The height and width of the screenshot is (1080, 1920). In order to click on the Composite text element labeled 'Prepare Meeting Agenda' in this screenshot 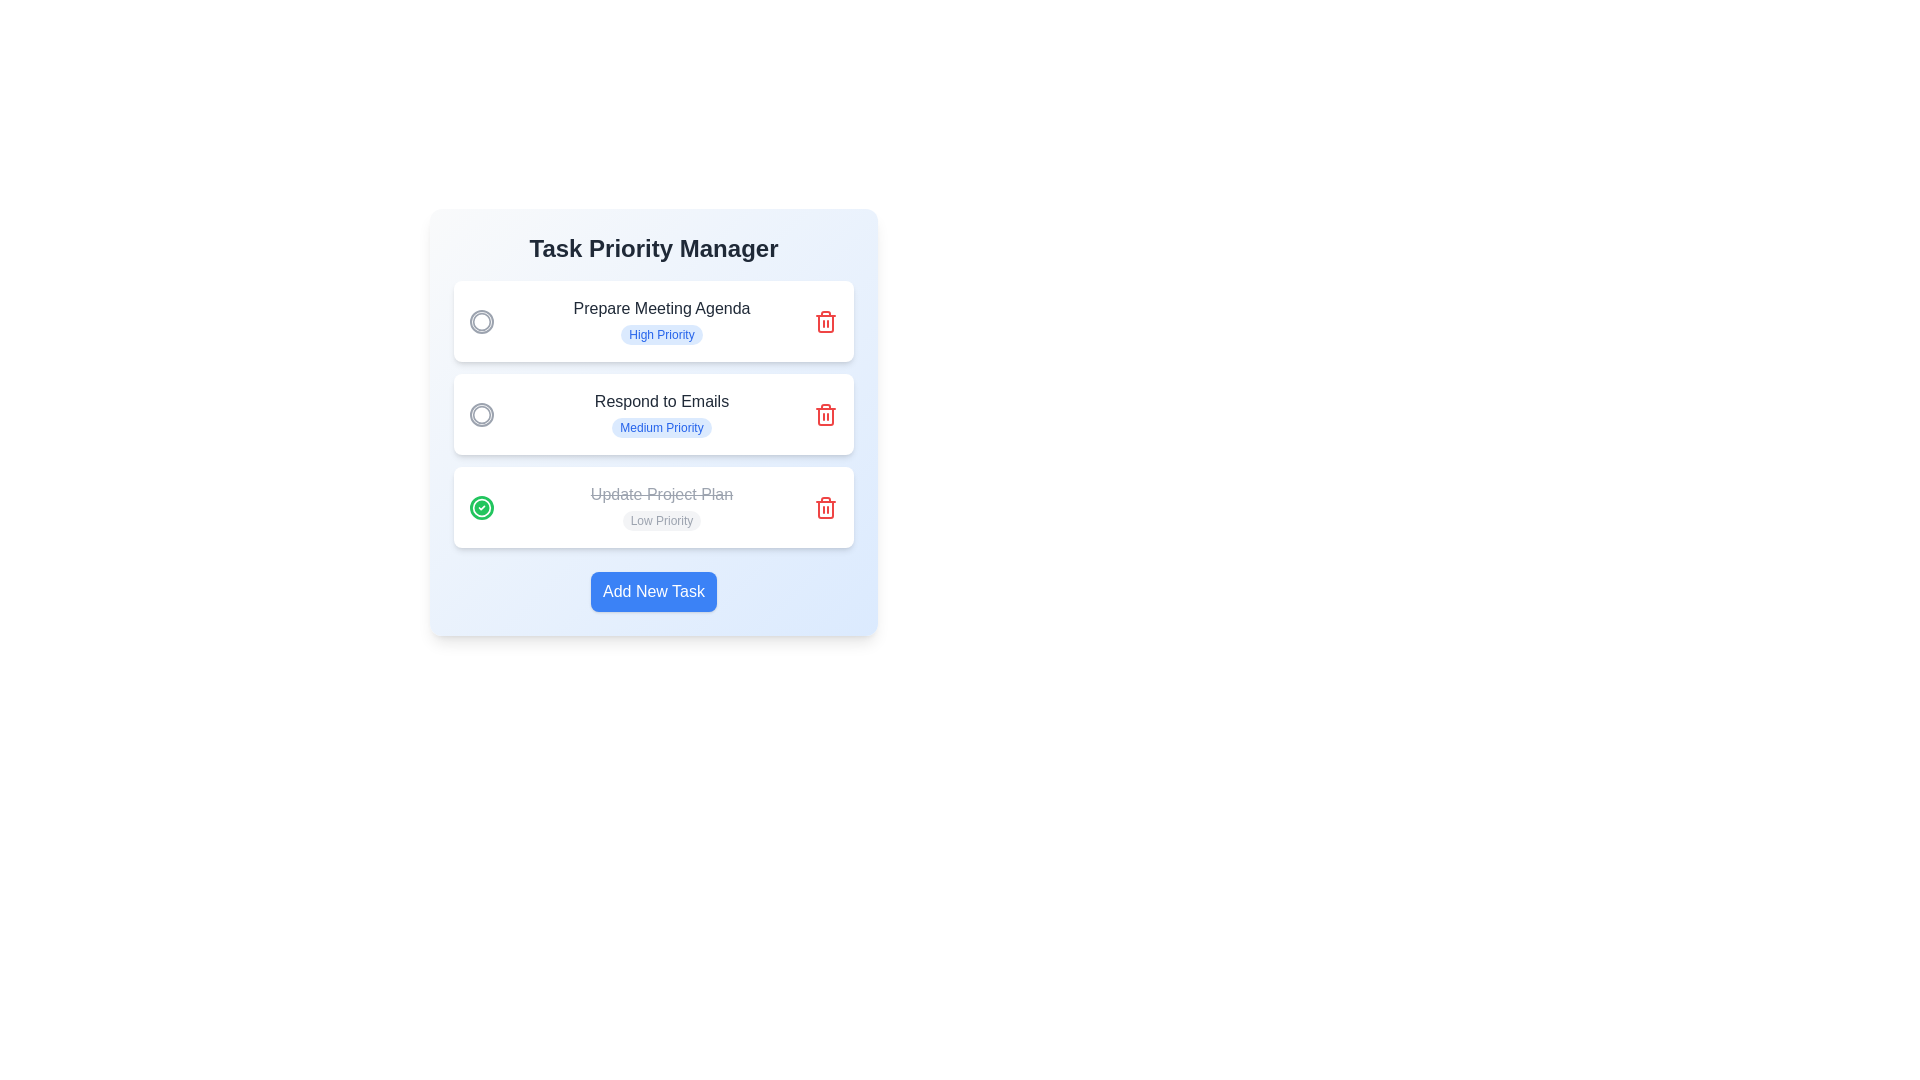, I will do `click(662, 320)`.